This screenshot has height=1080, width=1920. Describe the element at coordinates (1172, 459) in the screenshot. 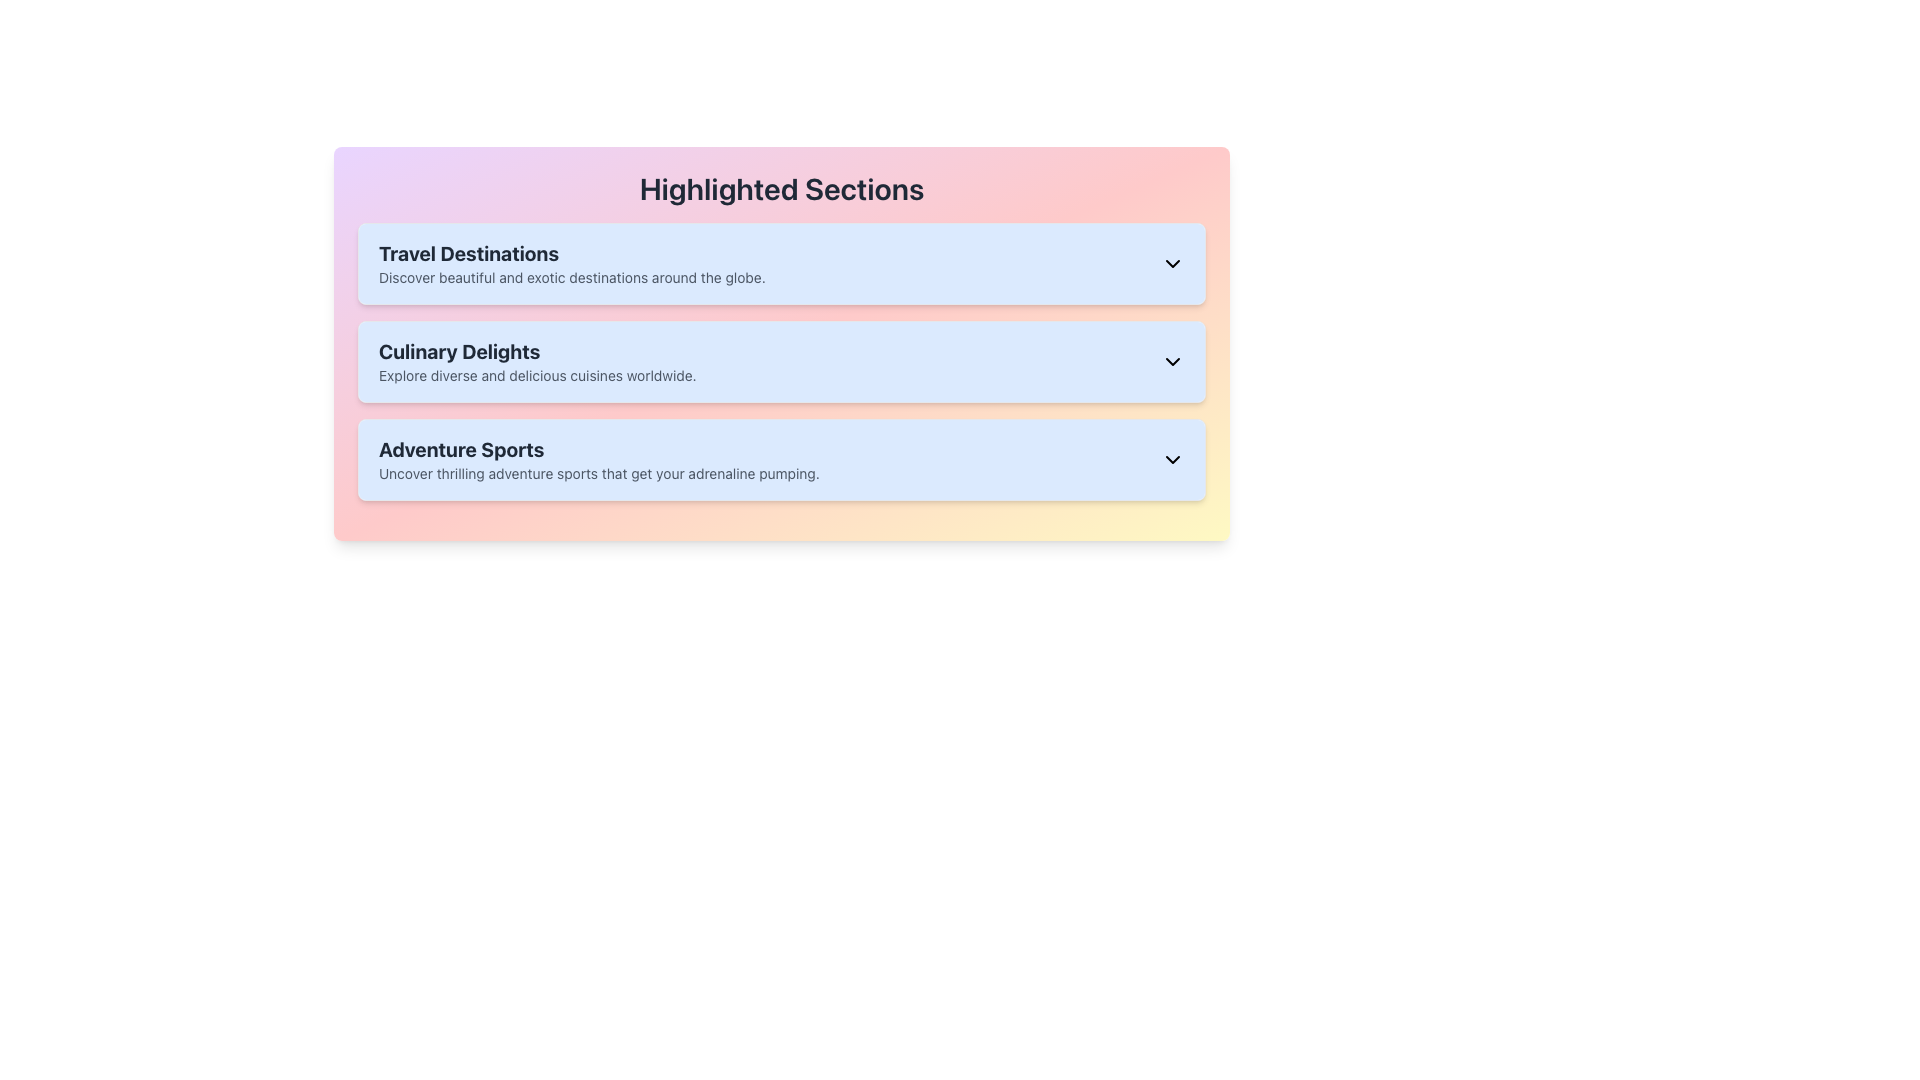

I see `the downward-pointing arrow icon that serves as the Dropdown Indicator in the 'Adventure Sports' section` at that location.